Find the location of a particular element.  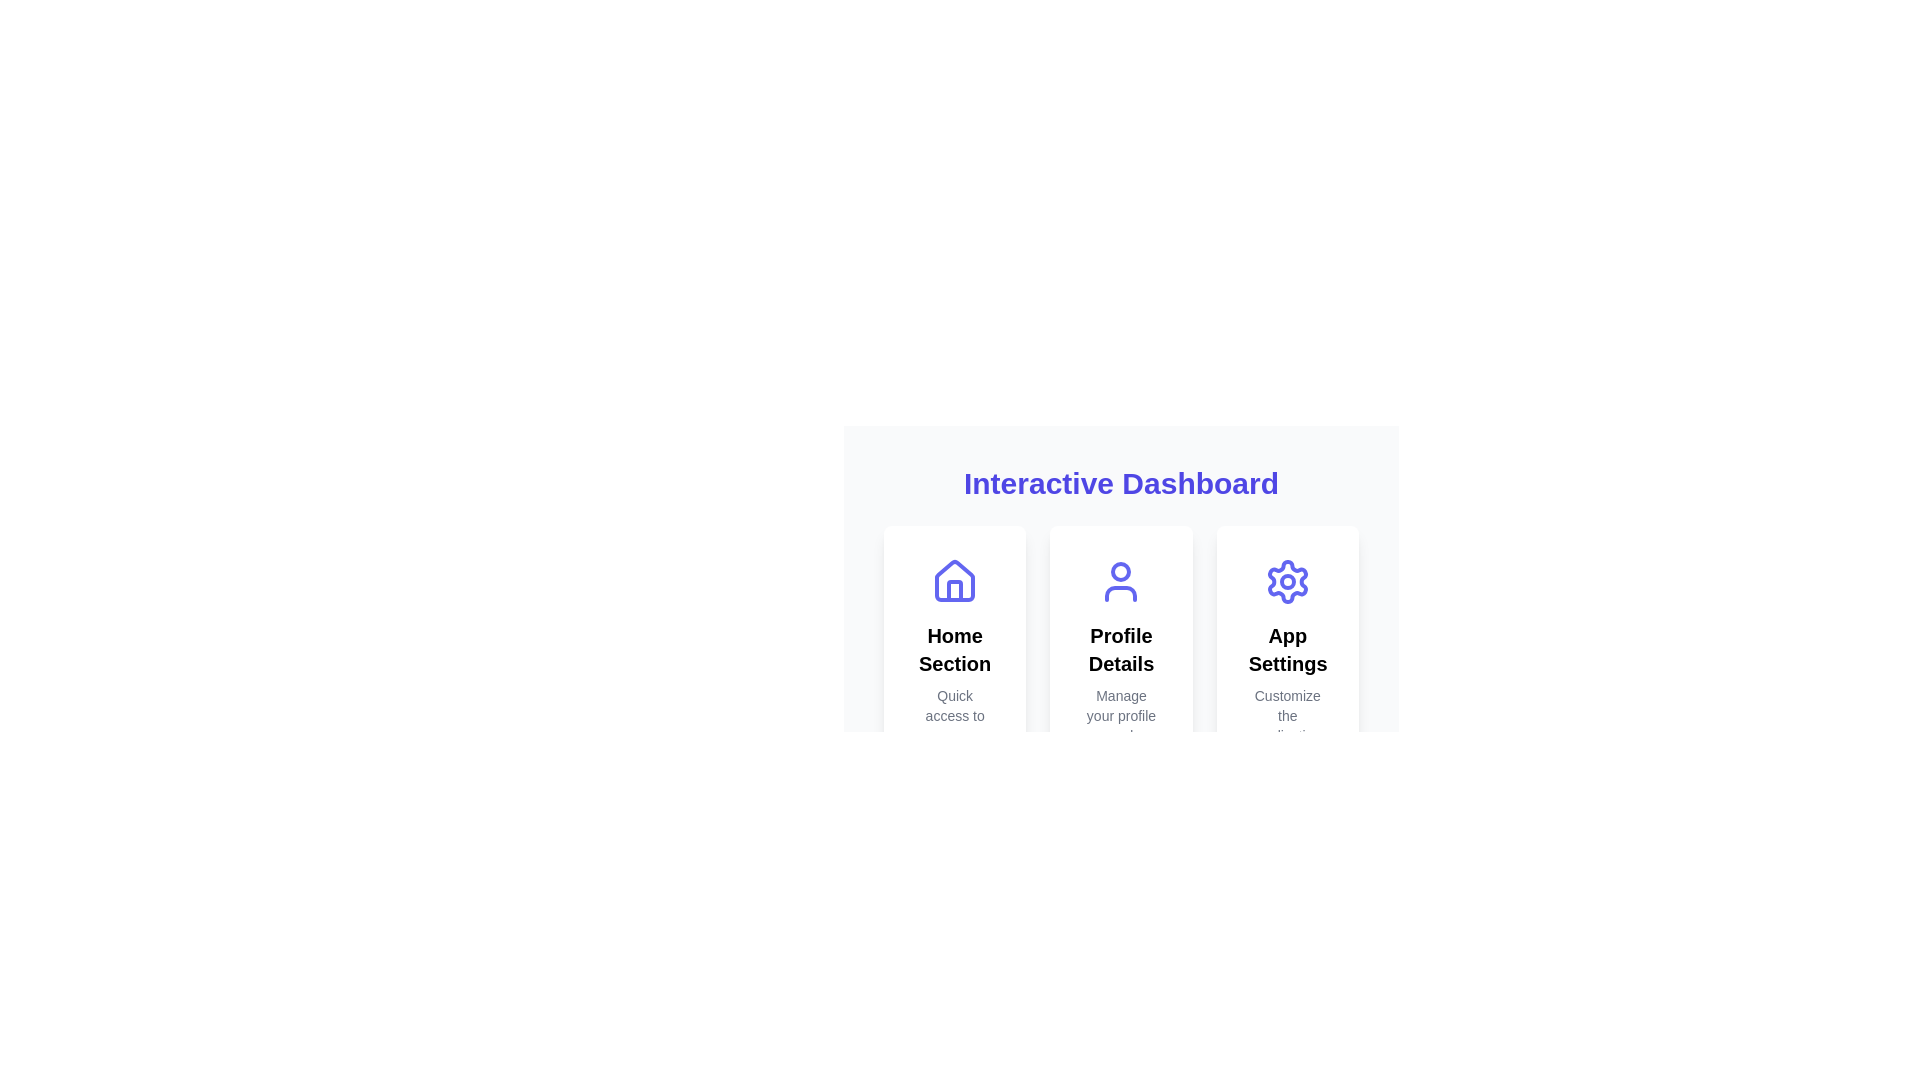

the curved graphical icon segment that forms the base of the stylized user icon in the 'Profile Details' section of the 'Interactive Dashboard' is located at coordinates (1121, 593).